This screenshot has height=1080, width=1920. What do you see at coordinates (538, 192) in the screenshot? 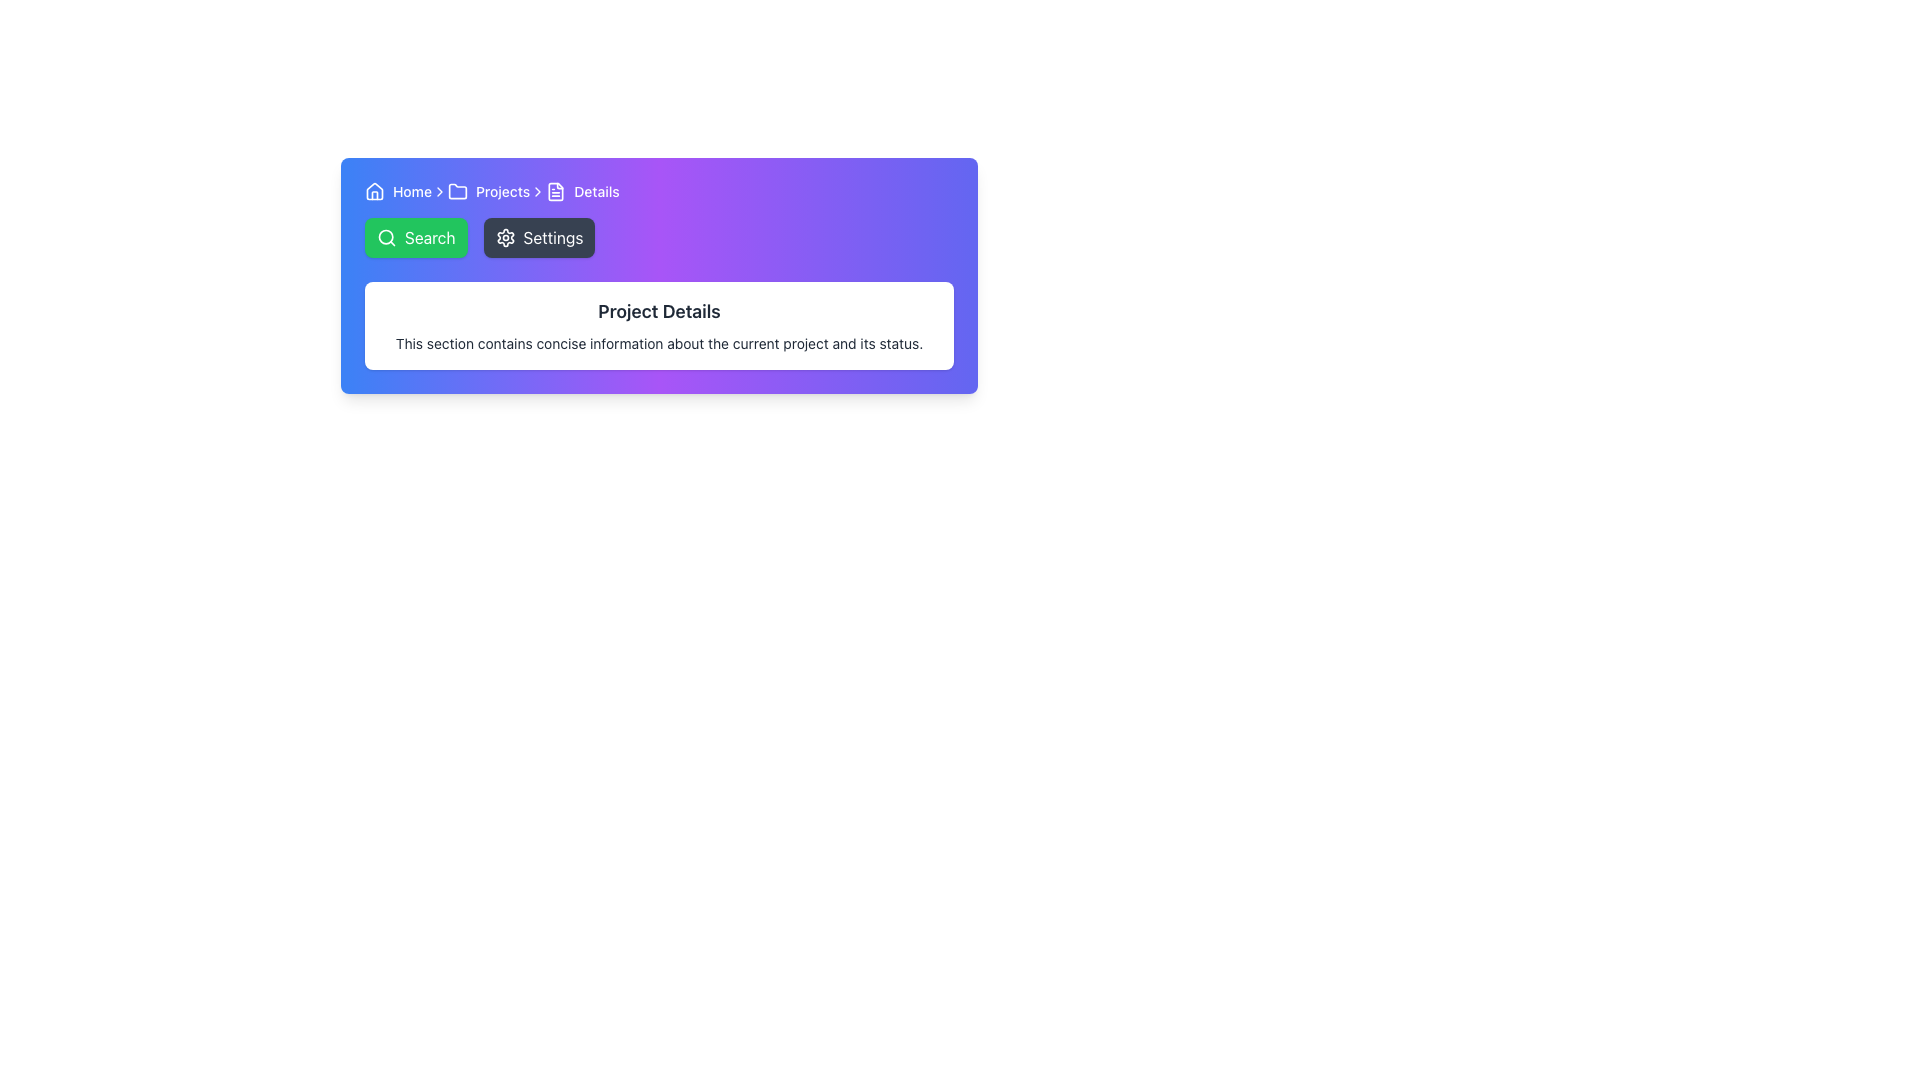
I see `the right-pointing chevron icon in the breadcrumb navigation located between 'Projects' and 'Details' to interact with it` at bounding box center [538, 192].